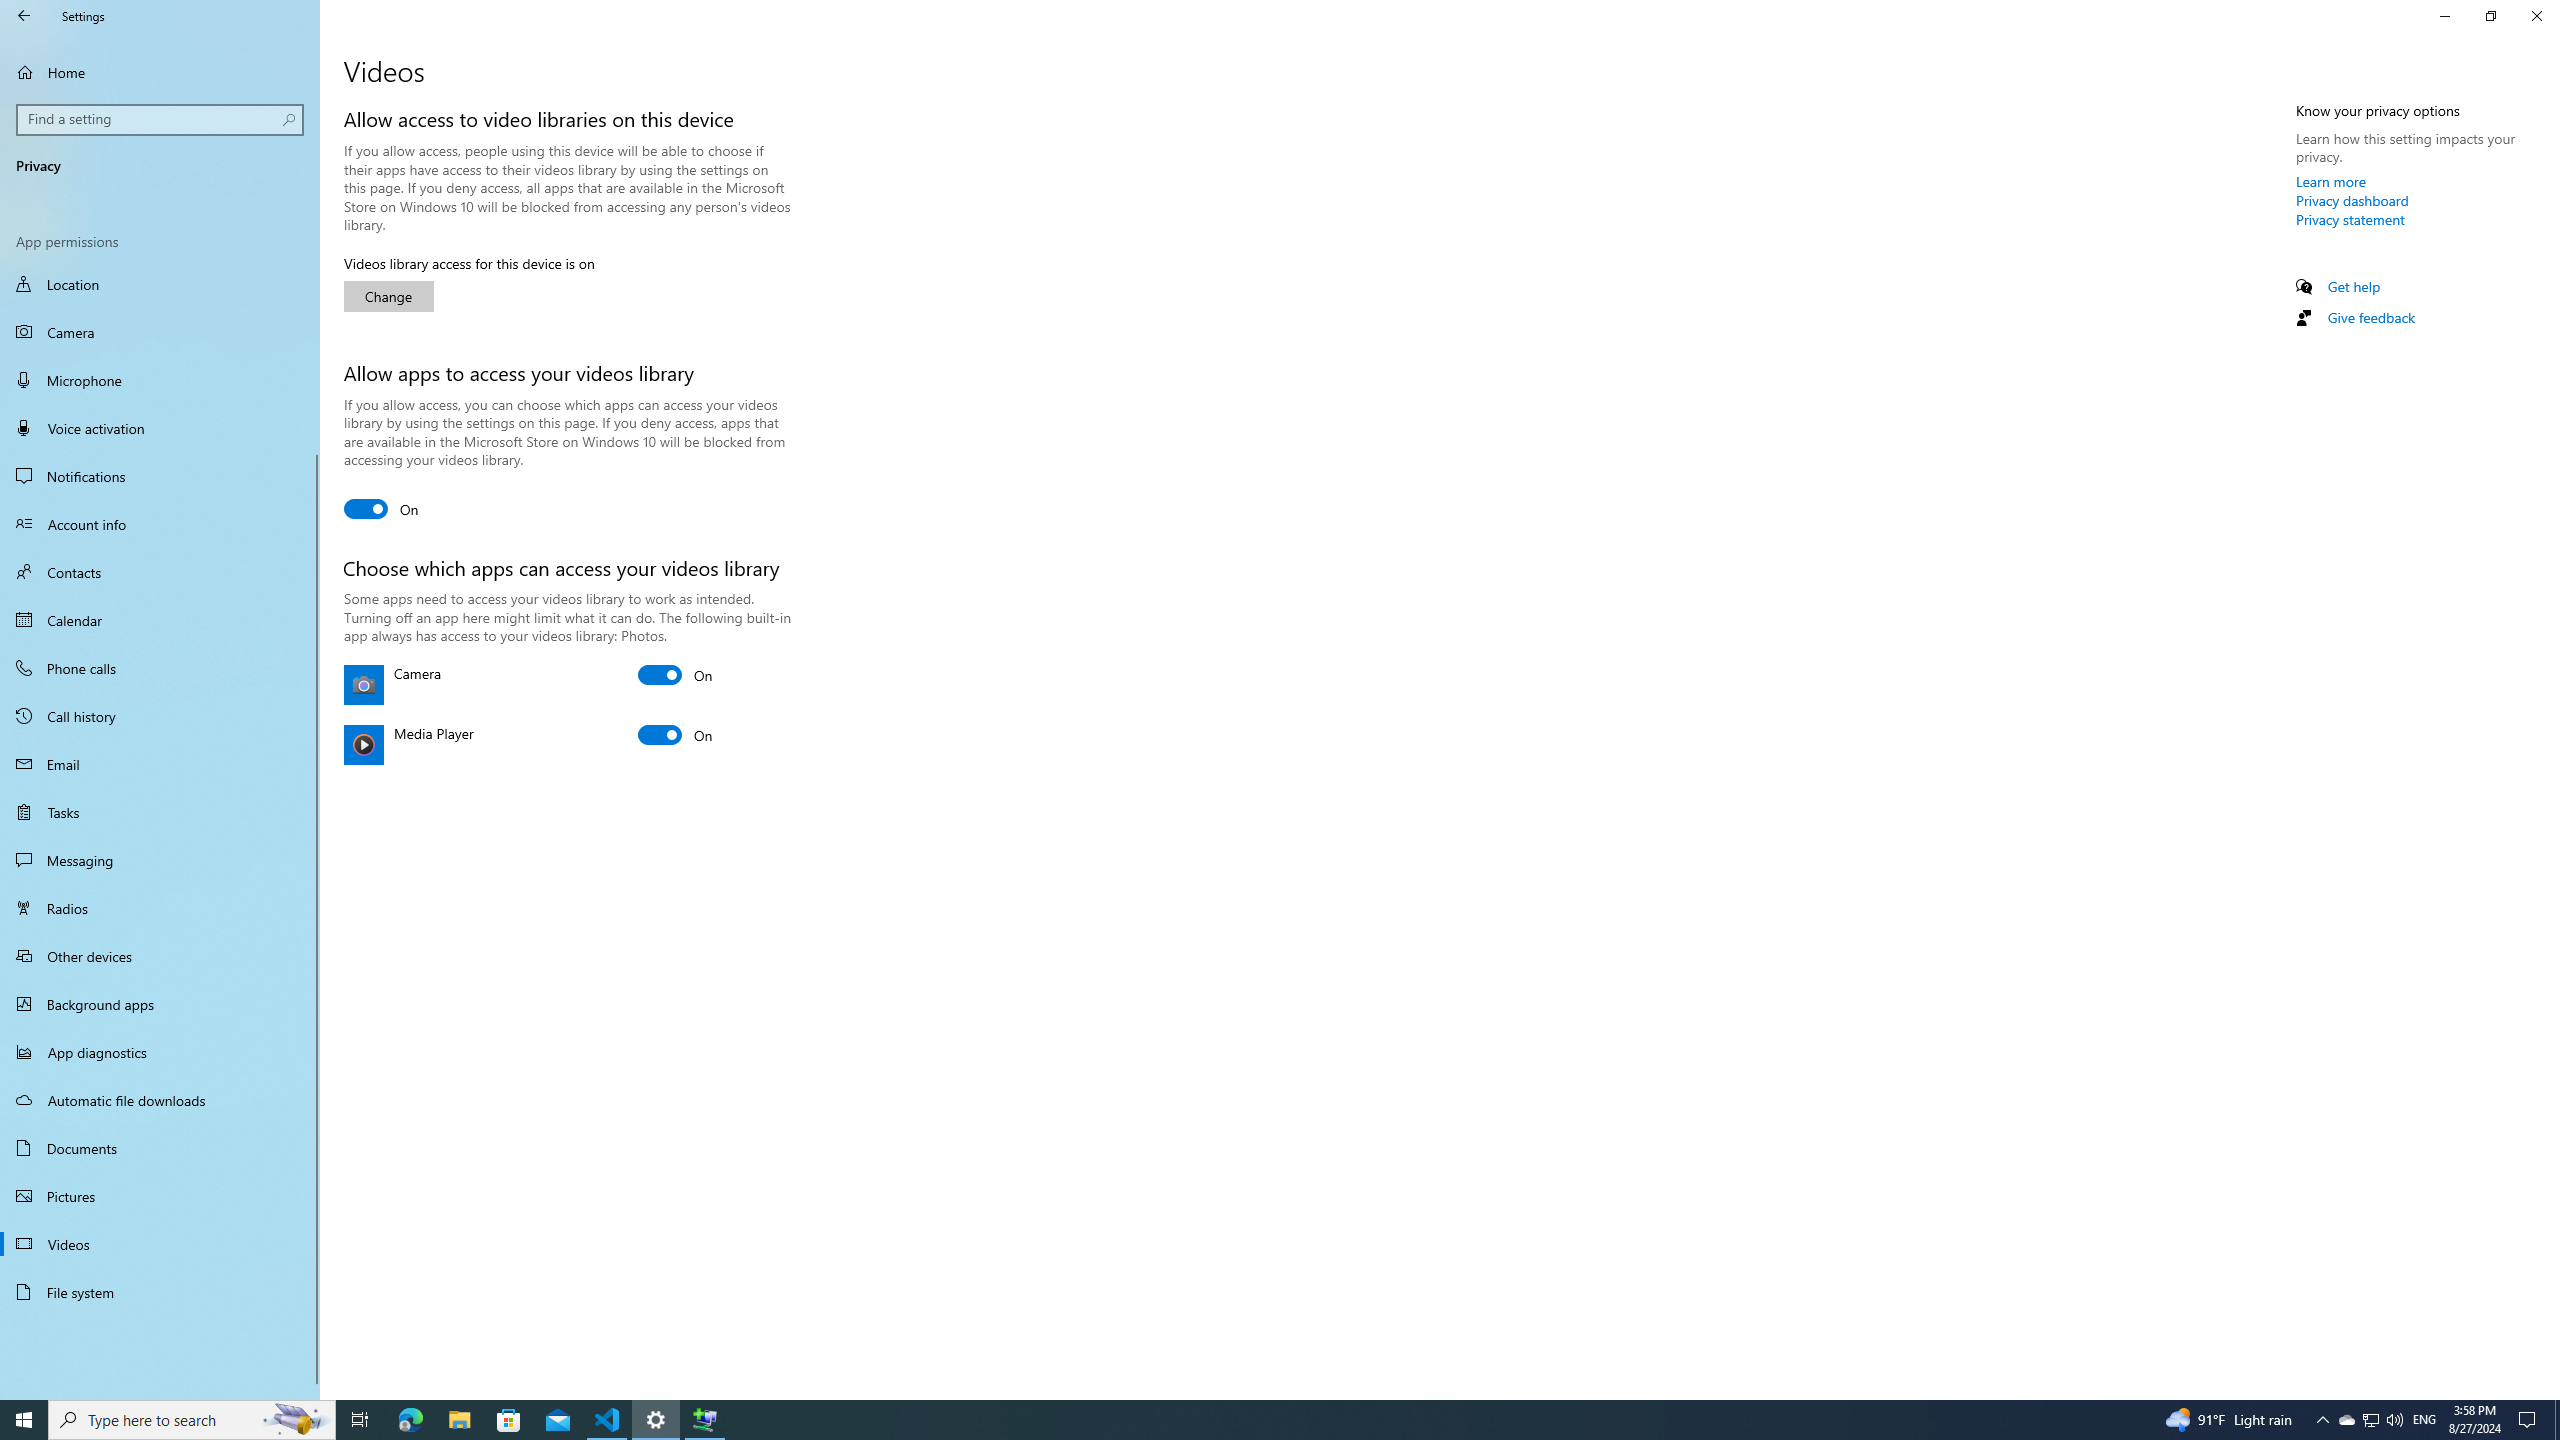  What do you see at coordinates (159, 1148) in the screenshot?
I see `'Documents'` at bounding box center [159, 1148].